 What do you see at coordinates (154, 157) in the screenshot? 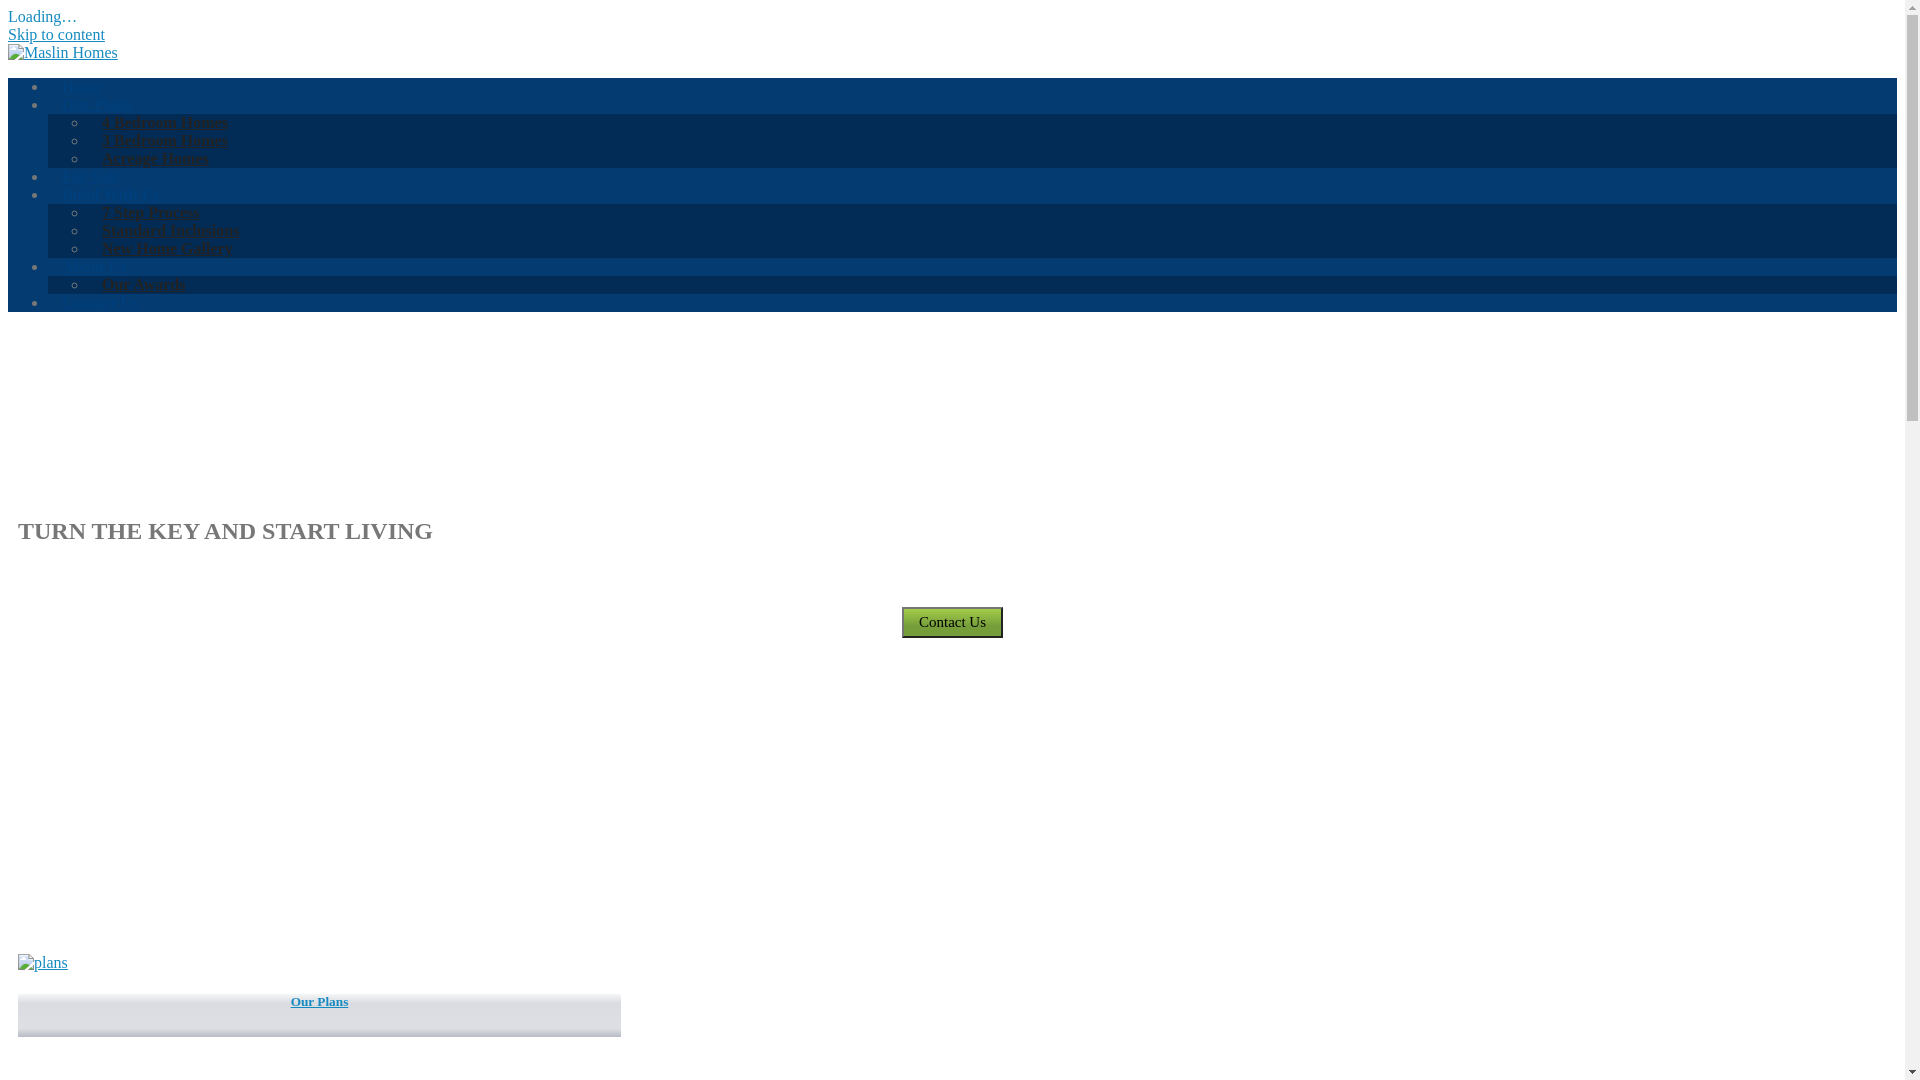
I see `'Acreage Homes'` at bounding box center [154, 157].